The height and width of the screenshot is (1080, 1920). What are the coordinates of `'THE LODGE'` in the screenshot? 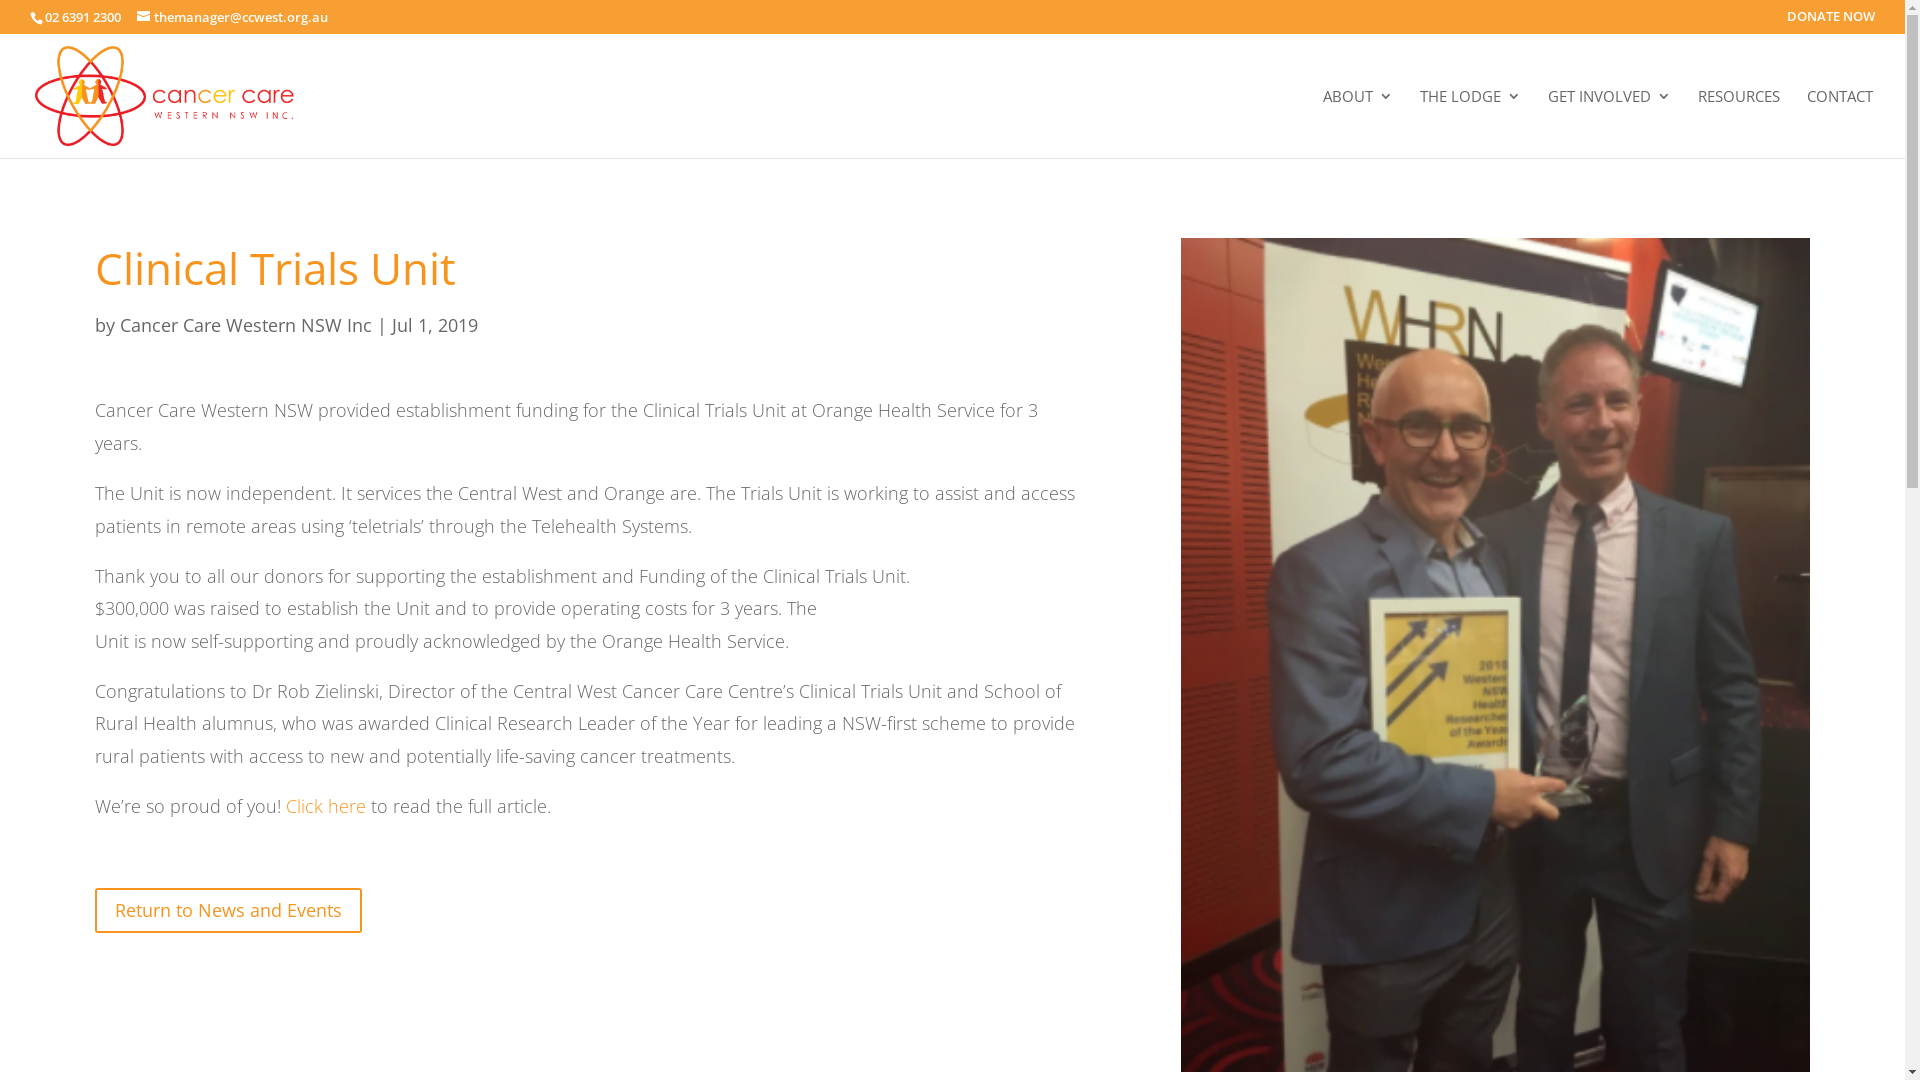 It's located at (1470, 122).